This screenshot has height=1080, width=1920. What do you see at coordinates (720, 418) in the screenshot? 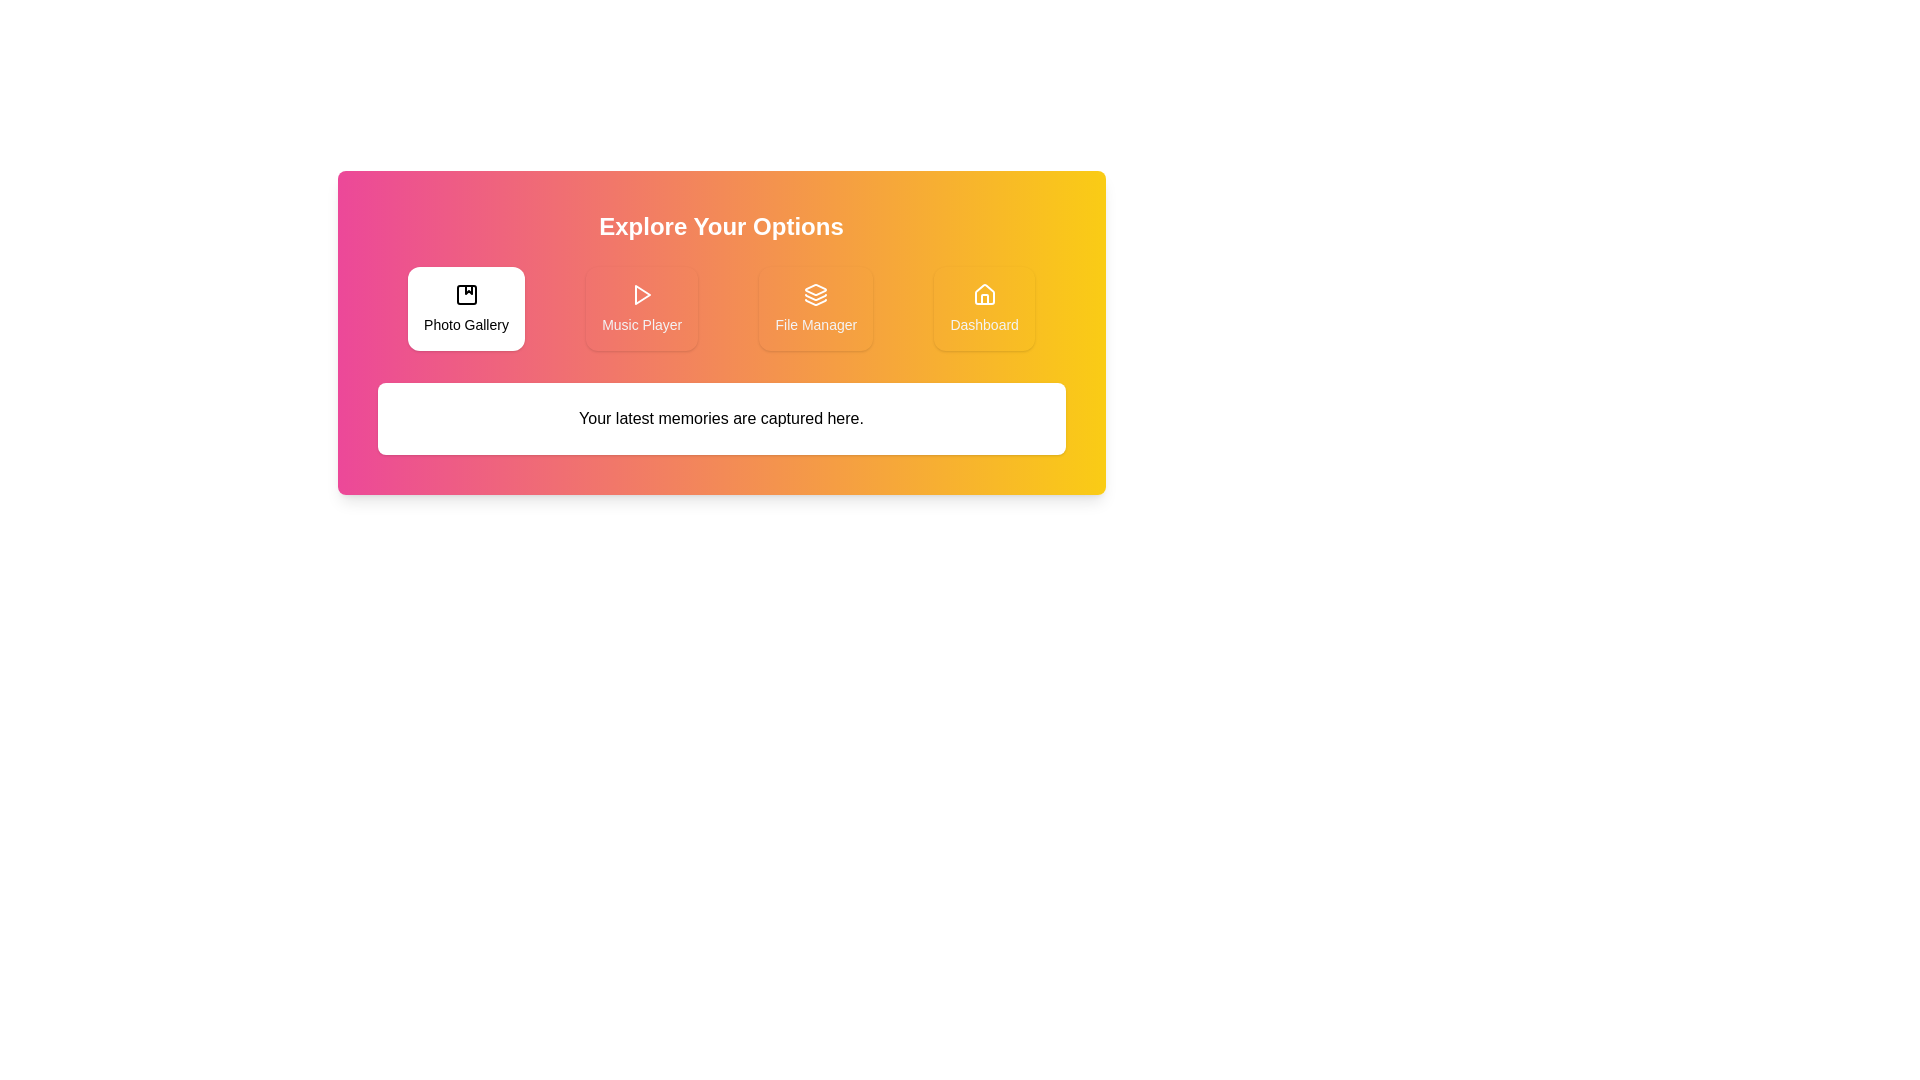
I see `the Static Text element that provides descriptive or informative text, centrally positioned in a white rectangular area with rounded corners at the bottom of a gradient background` at bounding box center [720, 418].